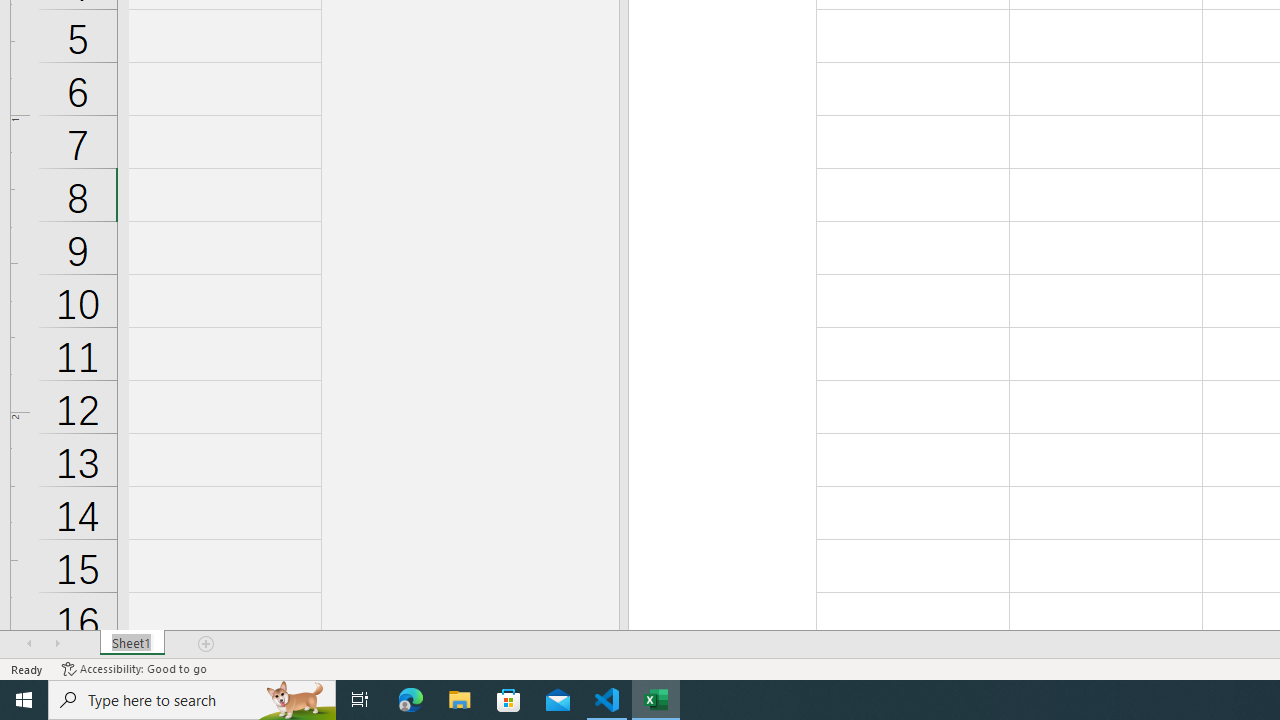  Describe the element at coordinates (207, 644) in the screenshot. I see `'Add Sheet'` at that location.